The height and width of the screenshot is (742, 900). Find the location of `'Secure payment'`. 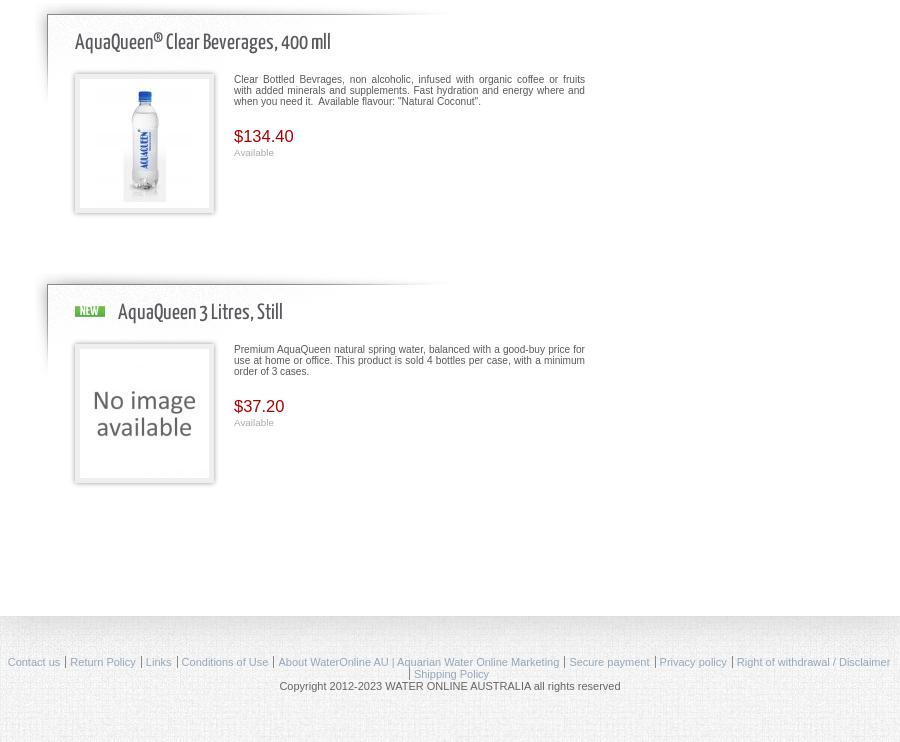

'Secure payment' is located at coordinates (609, 659).